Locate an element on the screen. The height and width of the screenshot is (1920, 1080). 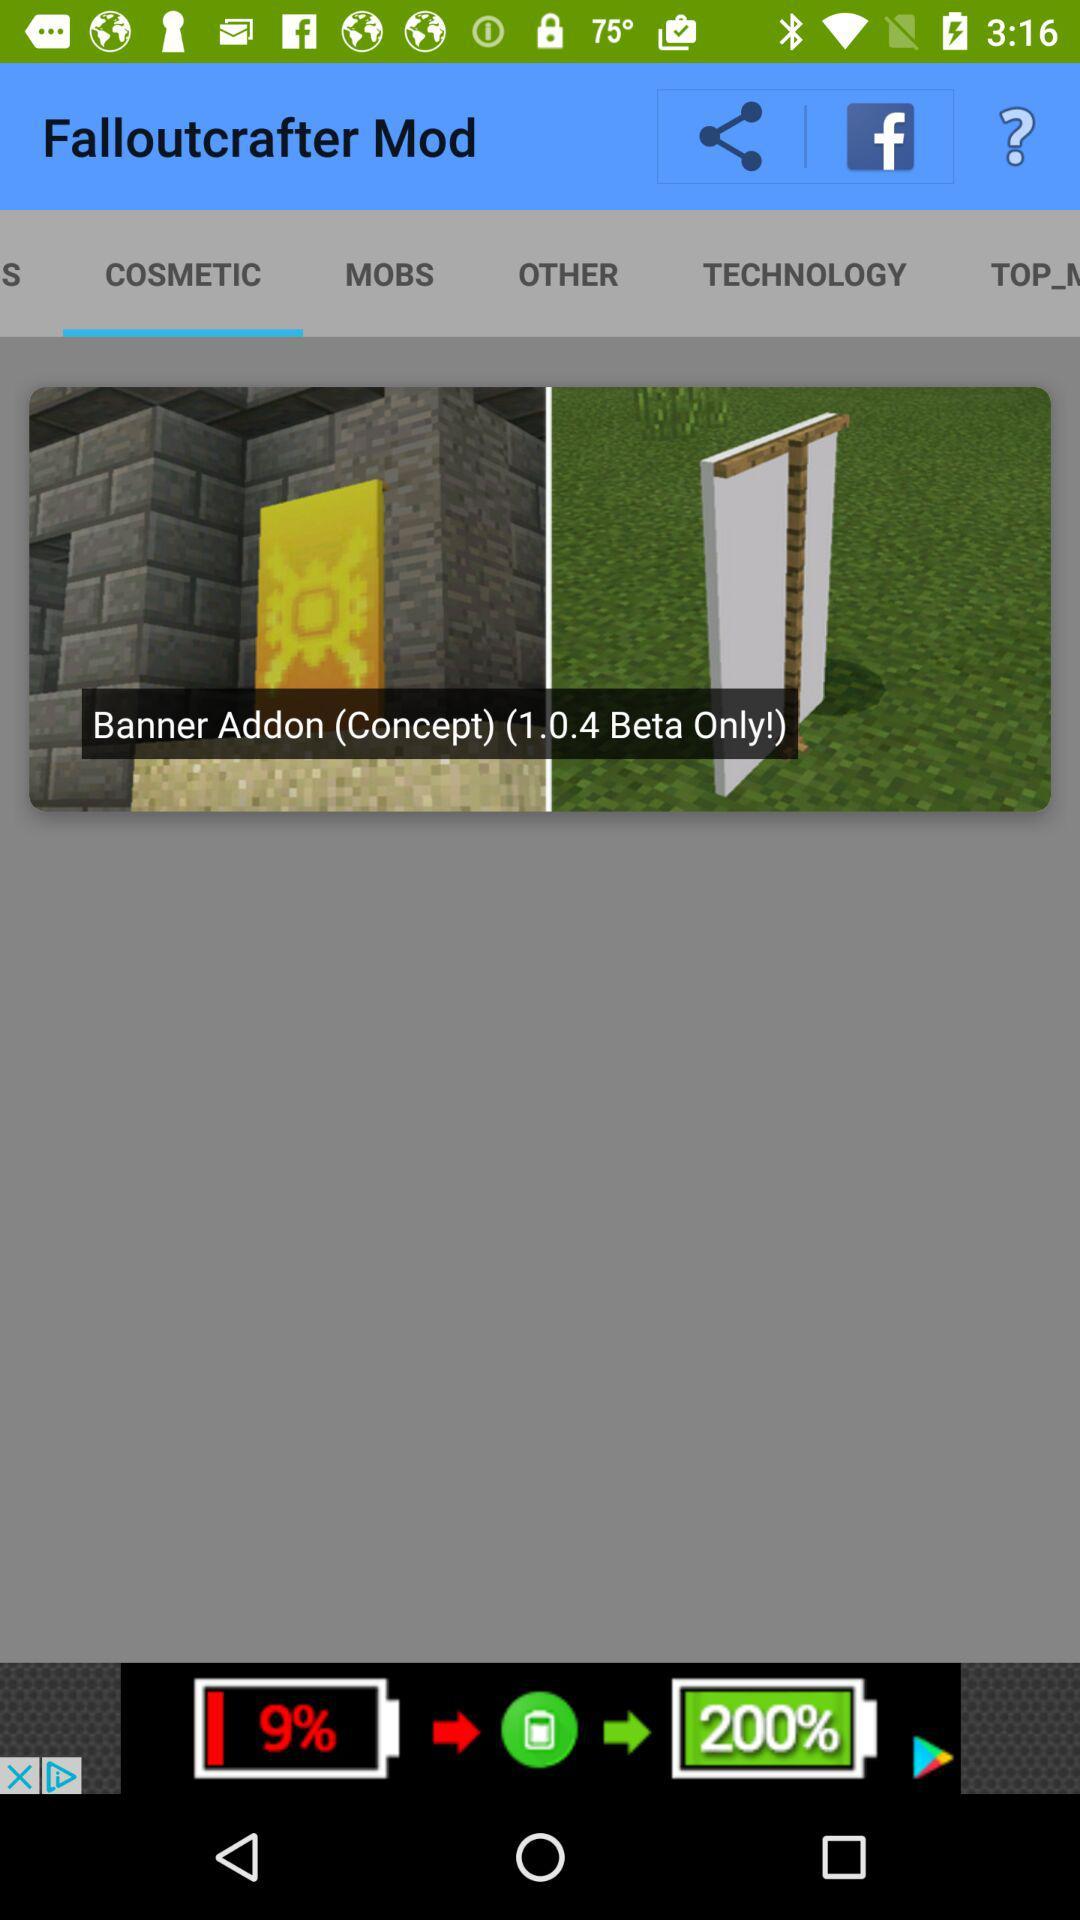
game is located at coordinates (540, 598).